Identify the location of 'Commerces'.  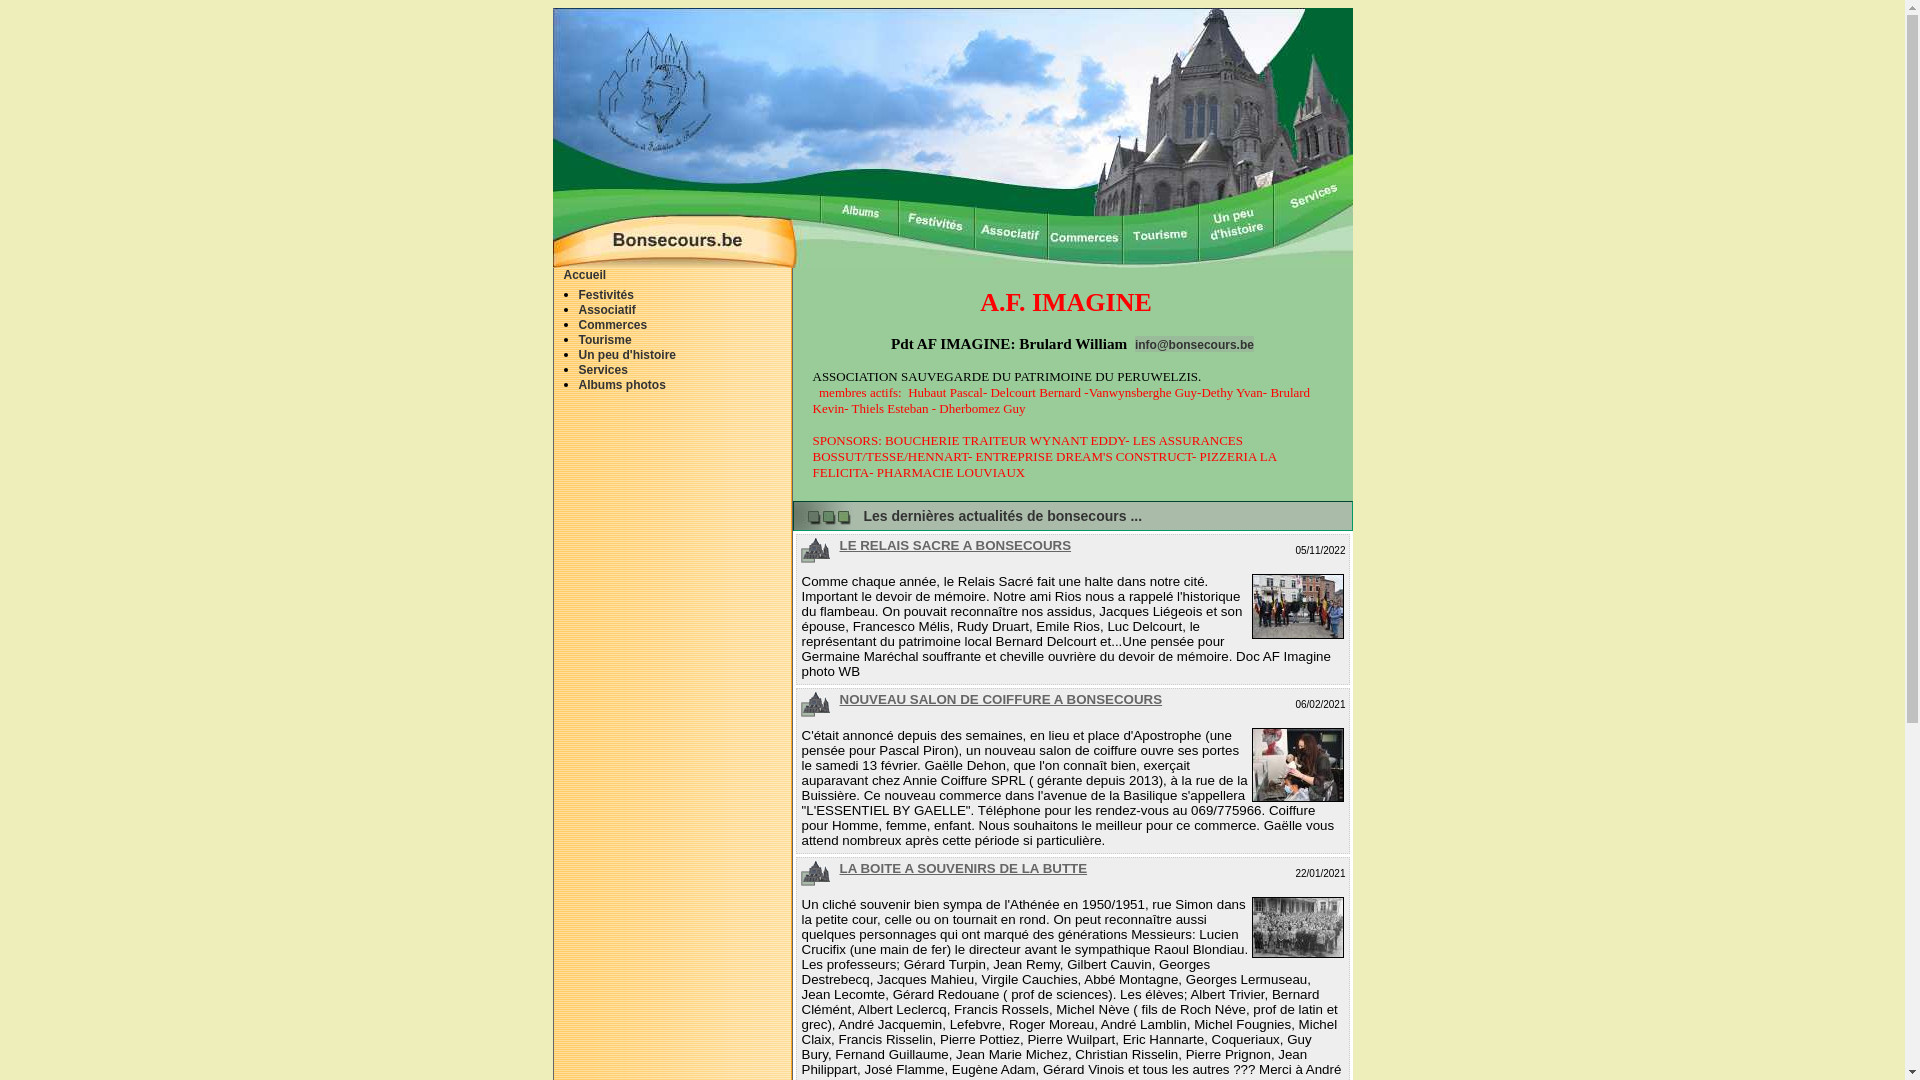
(611, 323).